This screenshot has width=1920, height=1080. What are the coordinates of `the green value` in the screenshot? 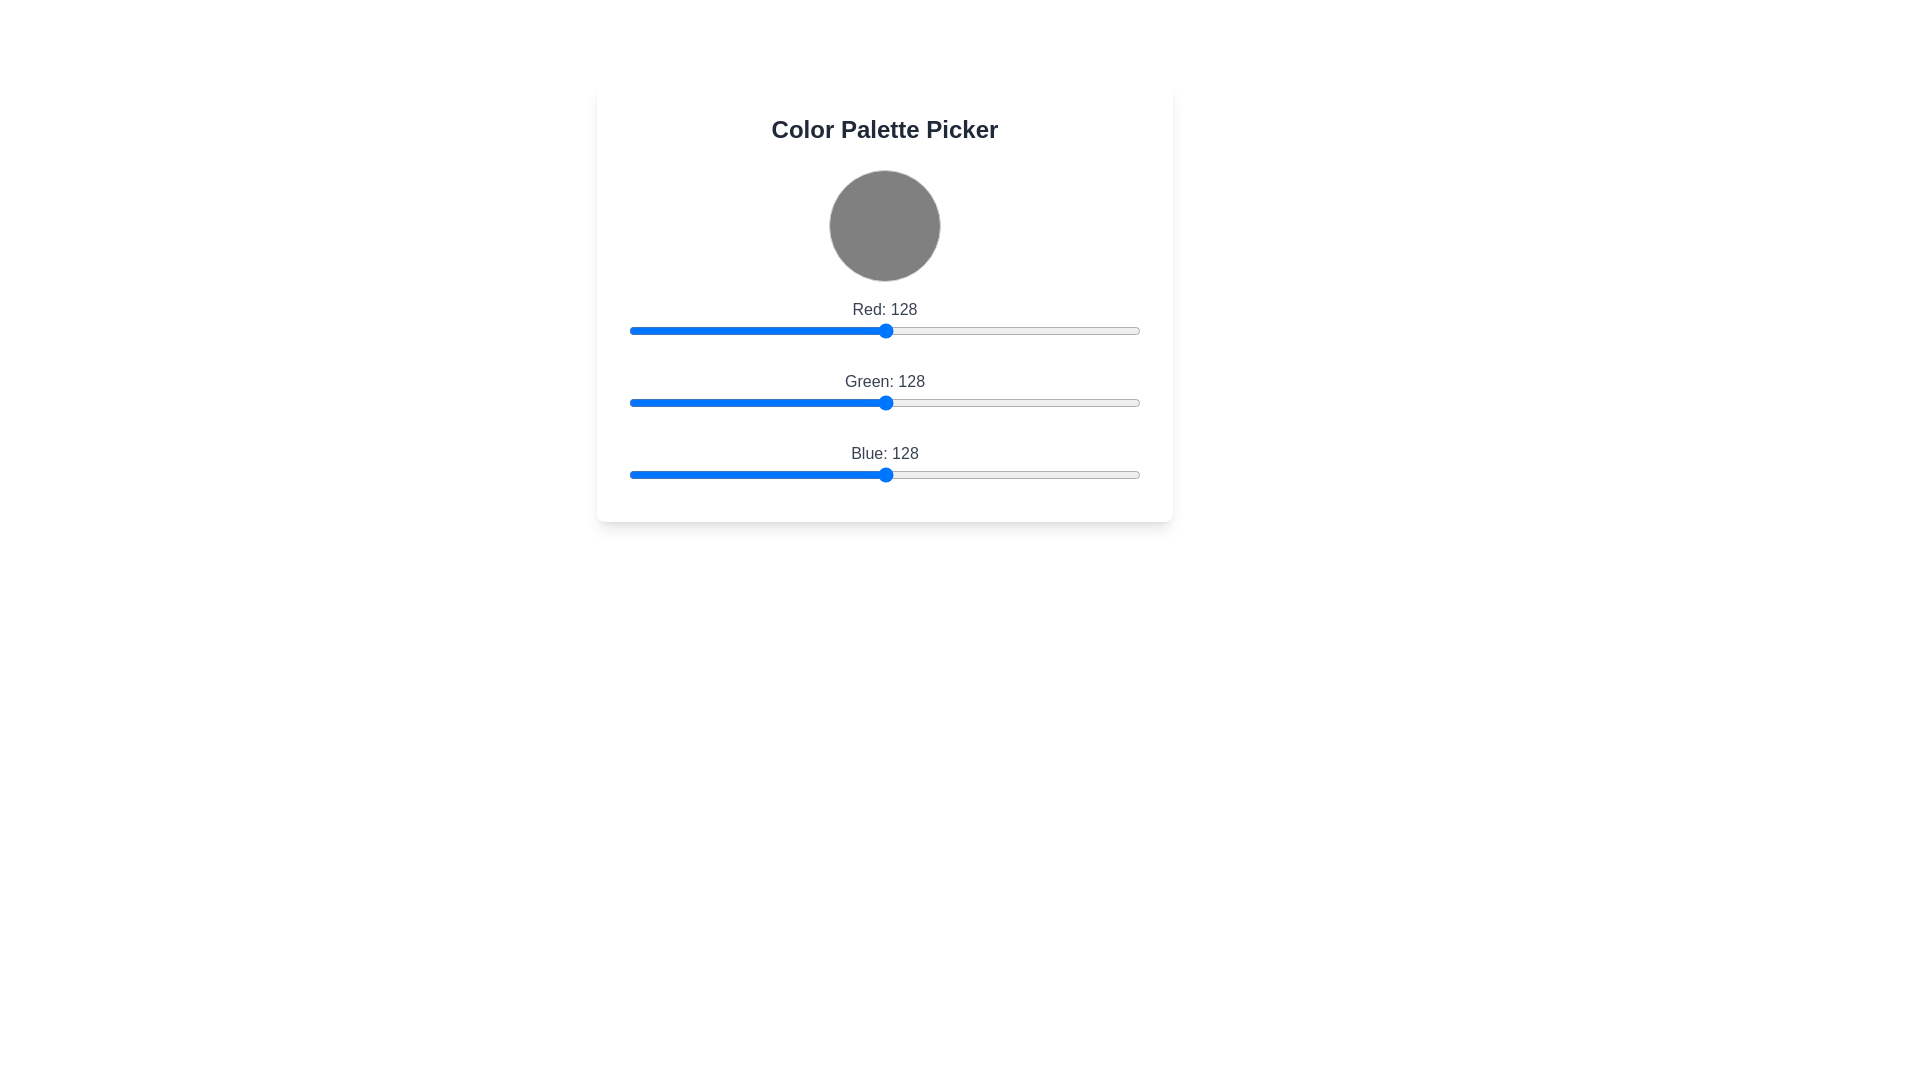 It's located at (819, 402).